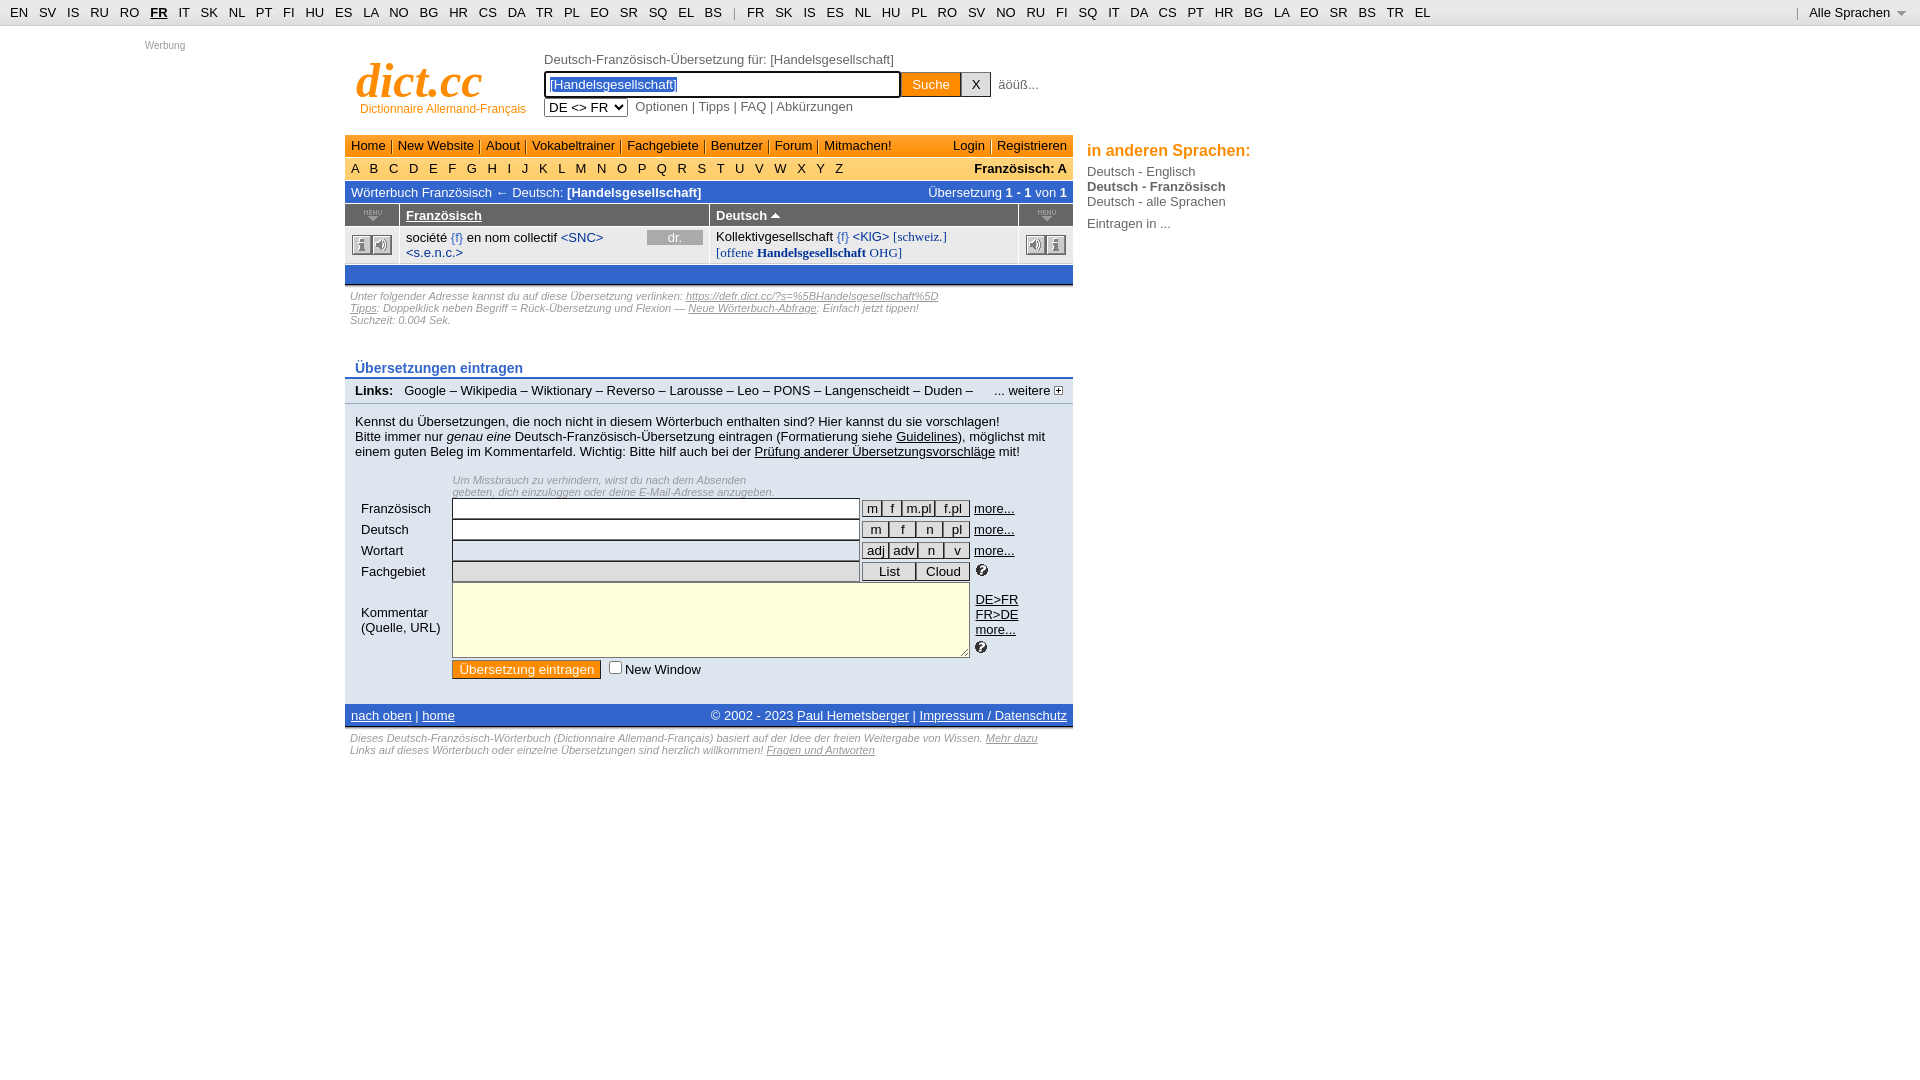 This screenshot has height=1080, width=1920. I want to click on 'IS', so click(809, 12).